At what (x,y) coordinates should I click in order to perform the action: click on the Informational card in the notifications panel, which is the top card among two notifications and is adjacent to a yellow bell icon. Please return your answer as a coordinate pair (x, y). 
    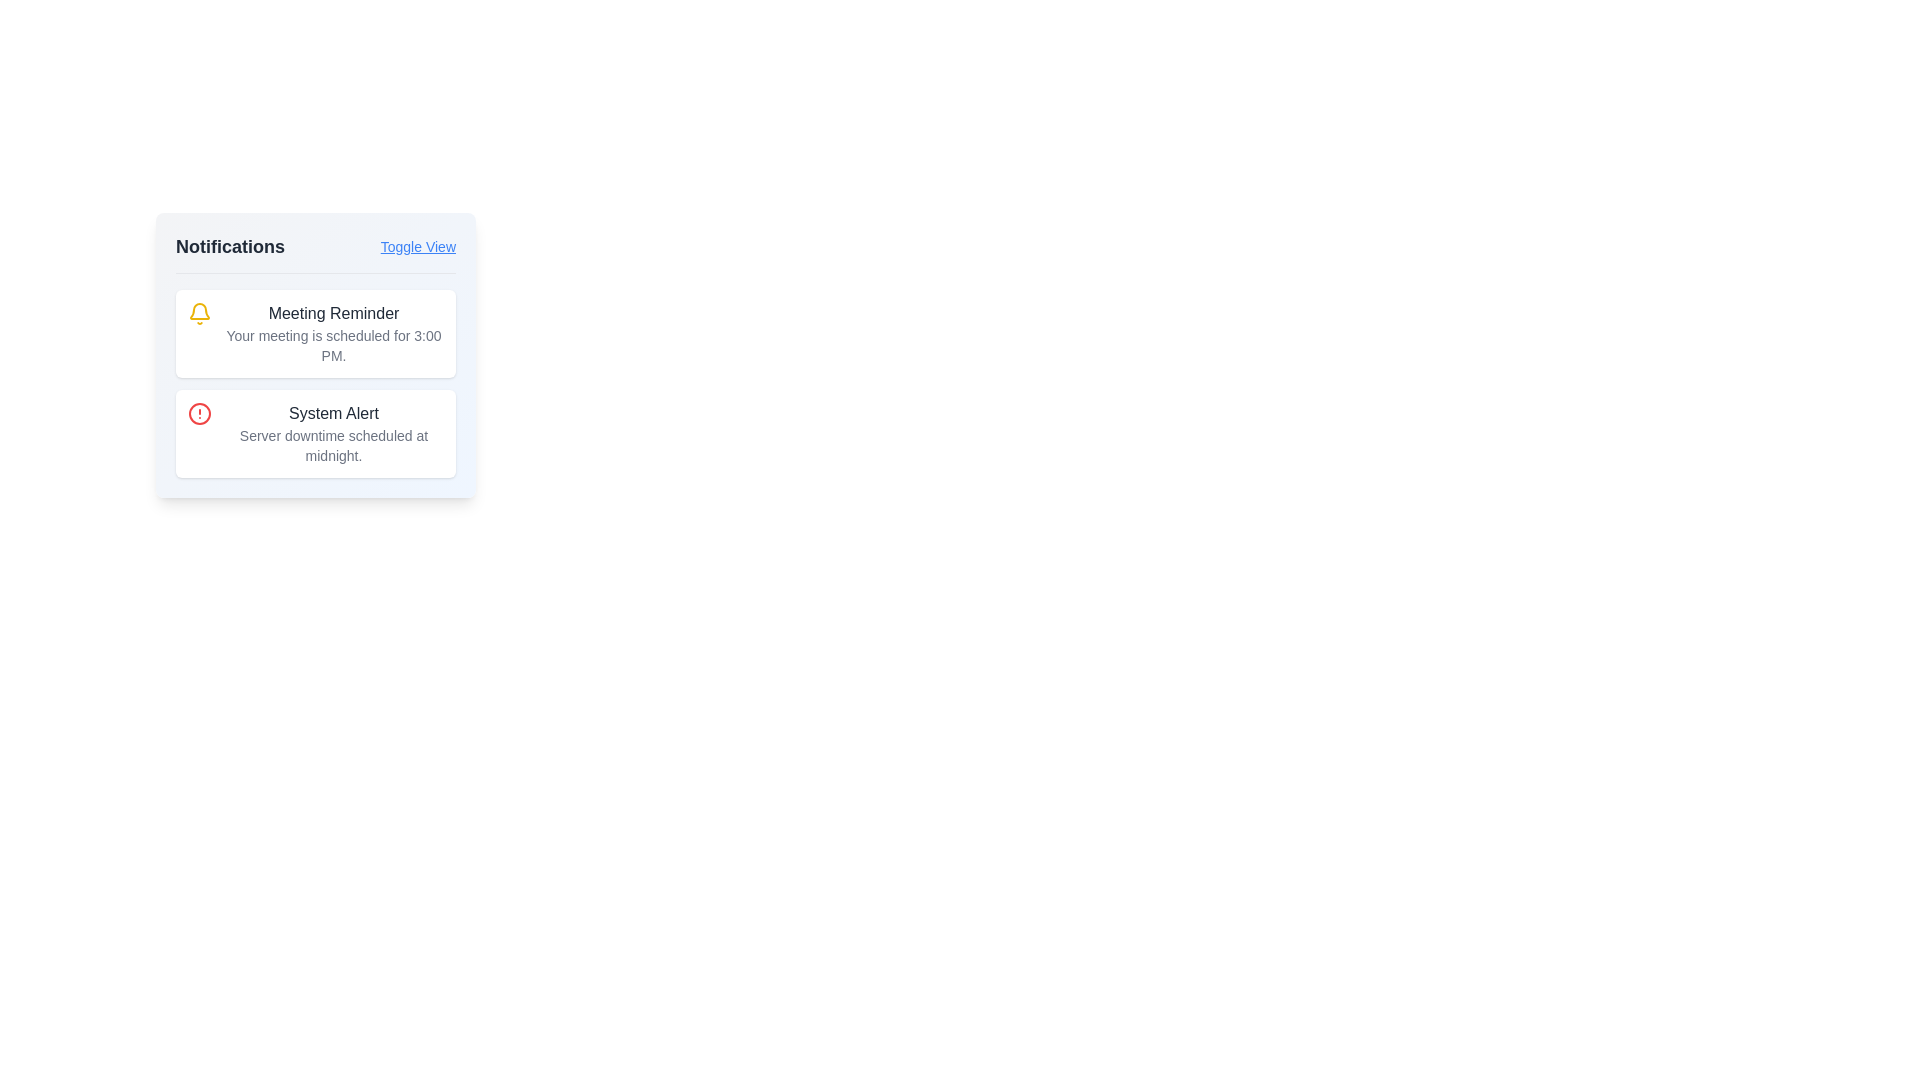
    Looking at the image, I should click on (334, 333).